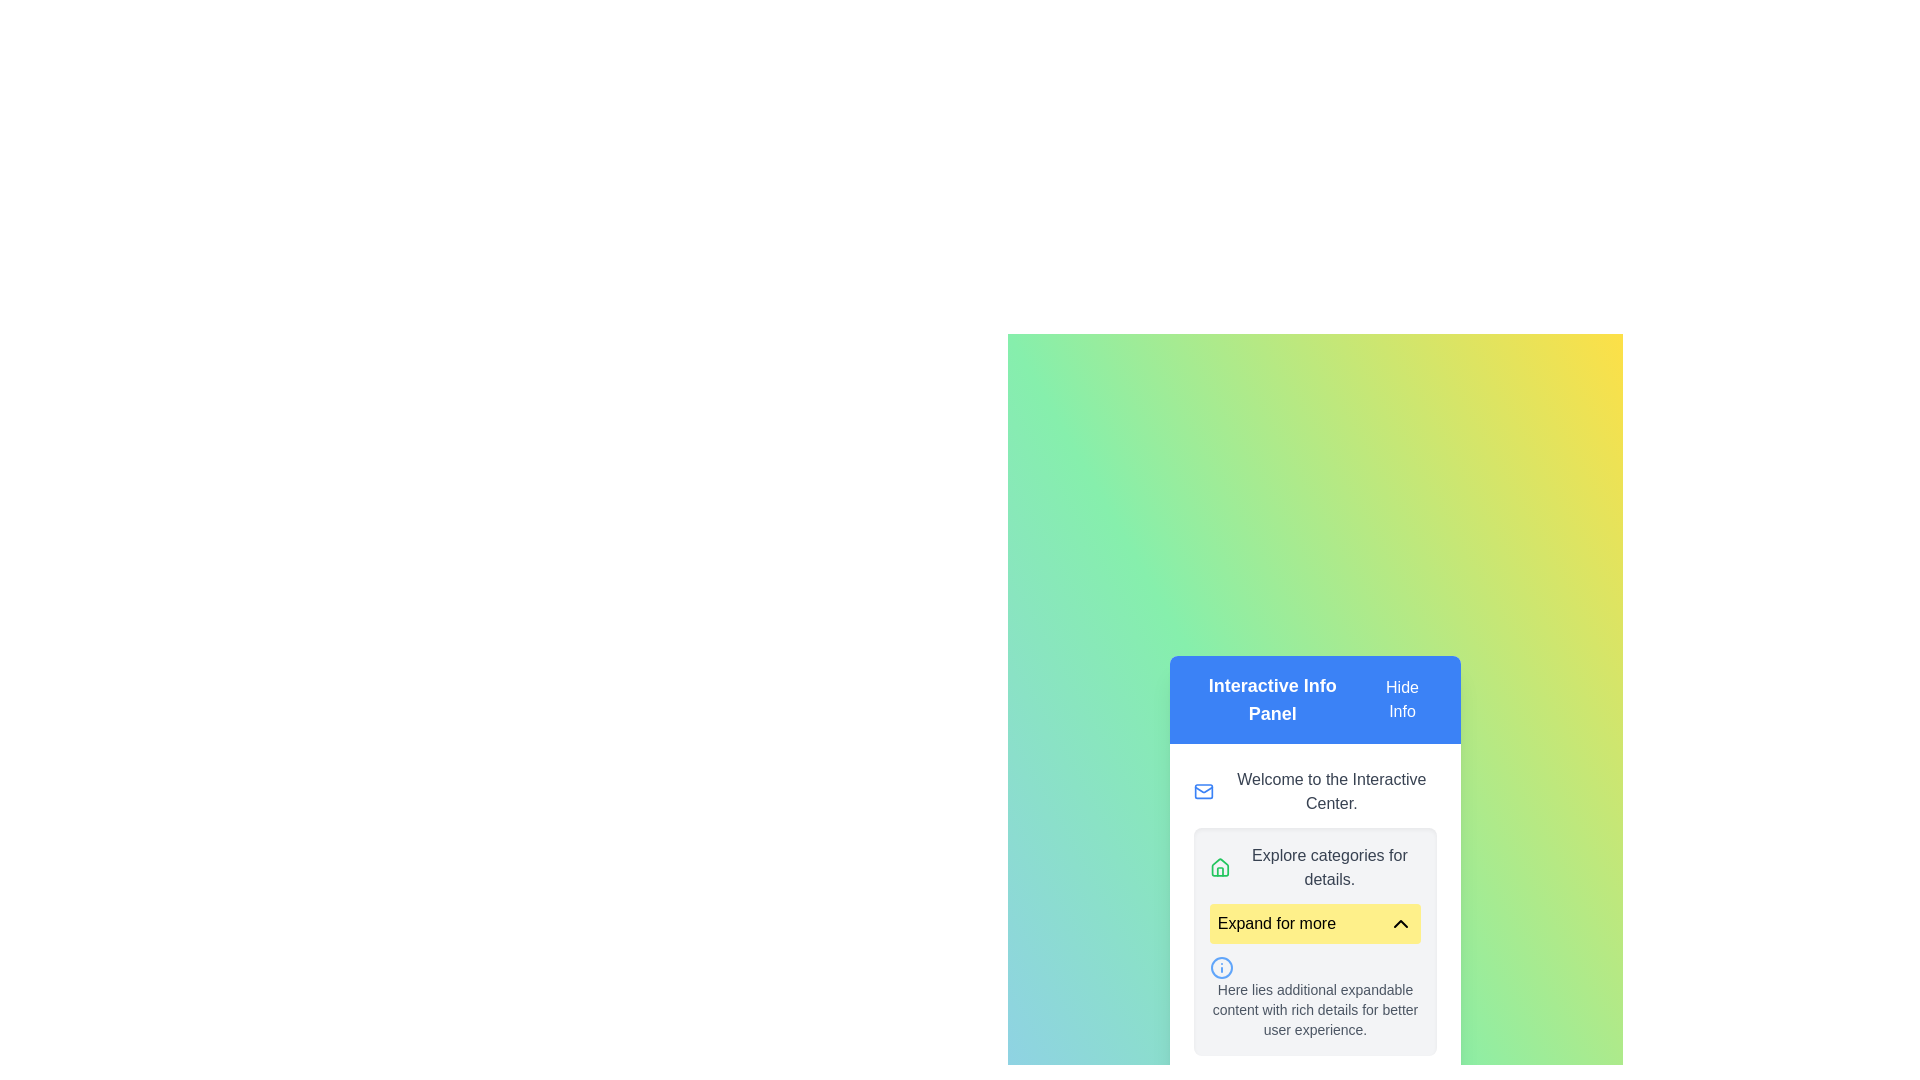  I want to click on the static text element that says 'Expand for more', which is styled in bold on a yellow background and located towards the center of the lower section of the panel, so click(1275, 924).